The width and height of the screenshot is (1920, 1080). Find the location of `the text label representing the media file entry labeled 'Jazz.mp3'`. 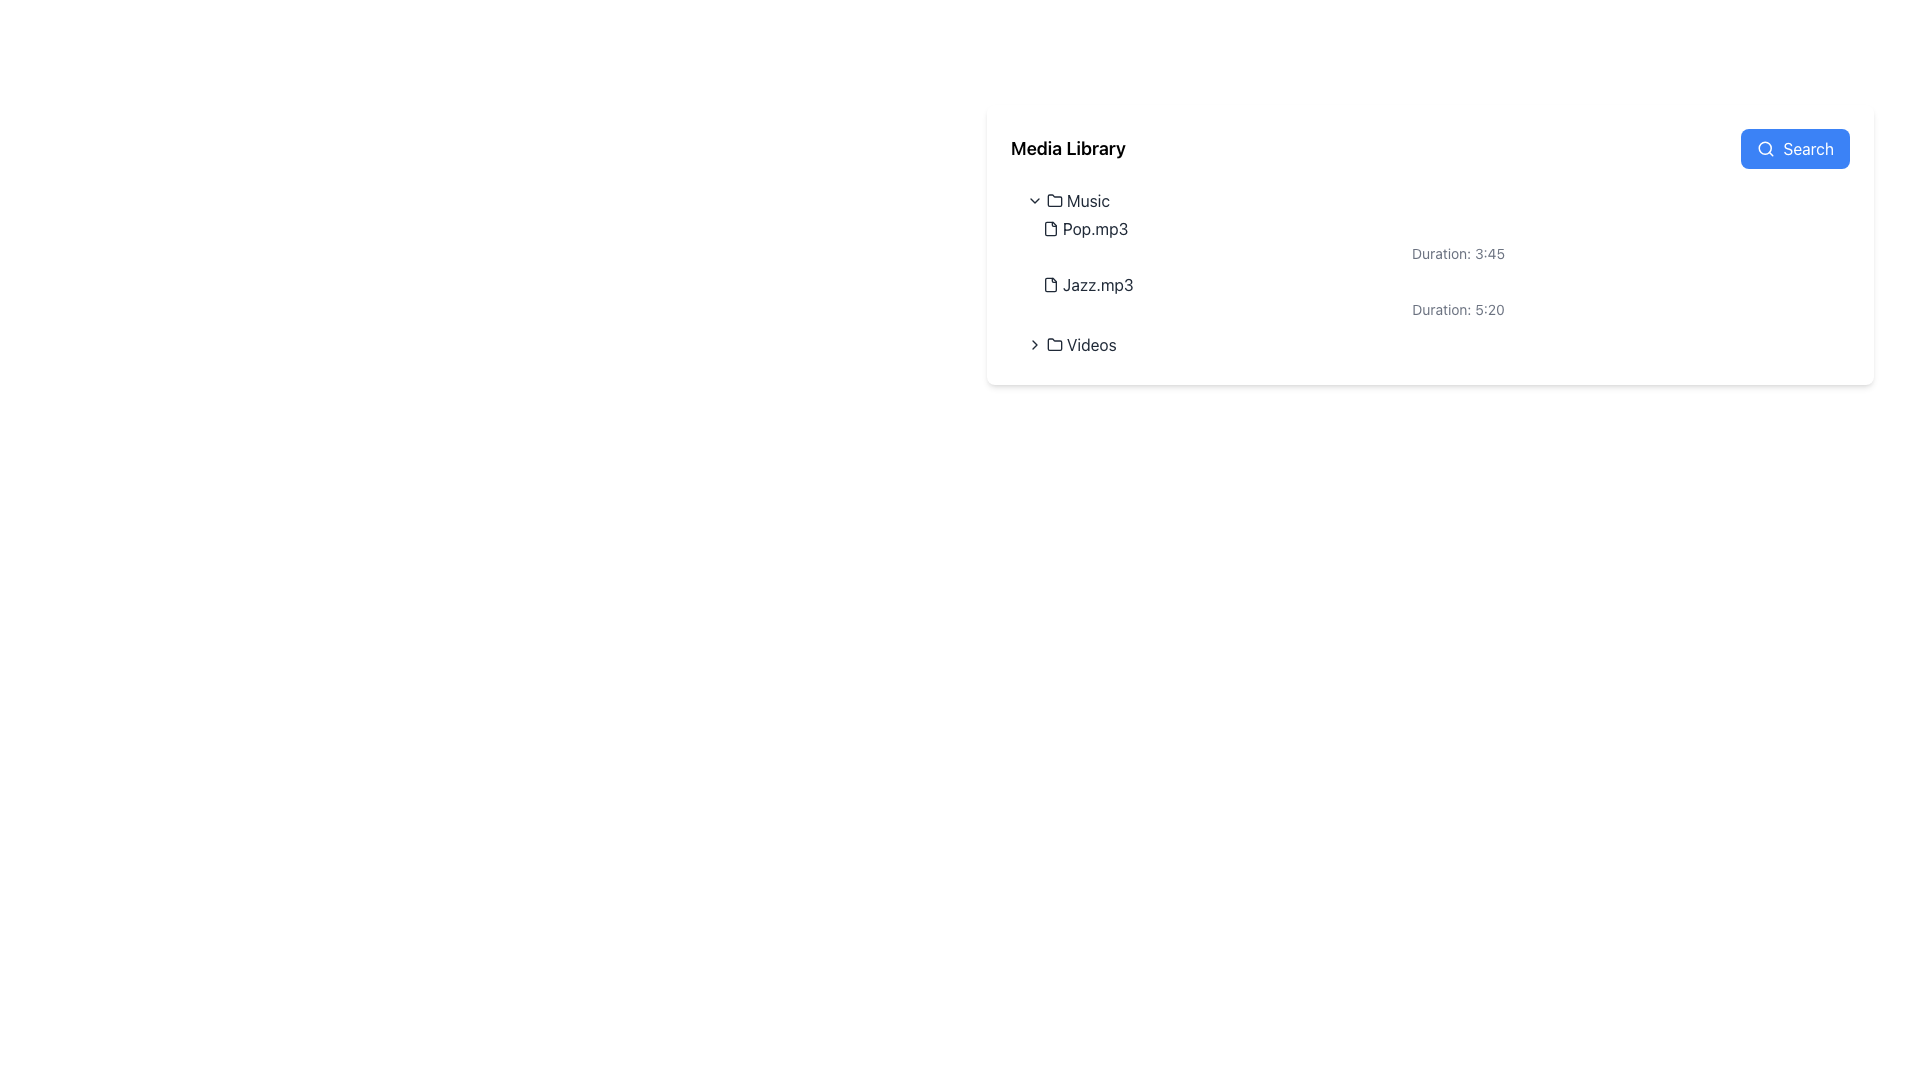

the text label representing the media file entry labeled 'Jazz.mp3' is located at coordinates (1097, 285).